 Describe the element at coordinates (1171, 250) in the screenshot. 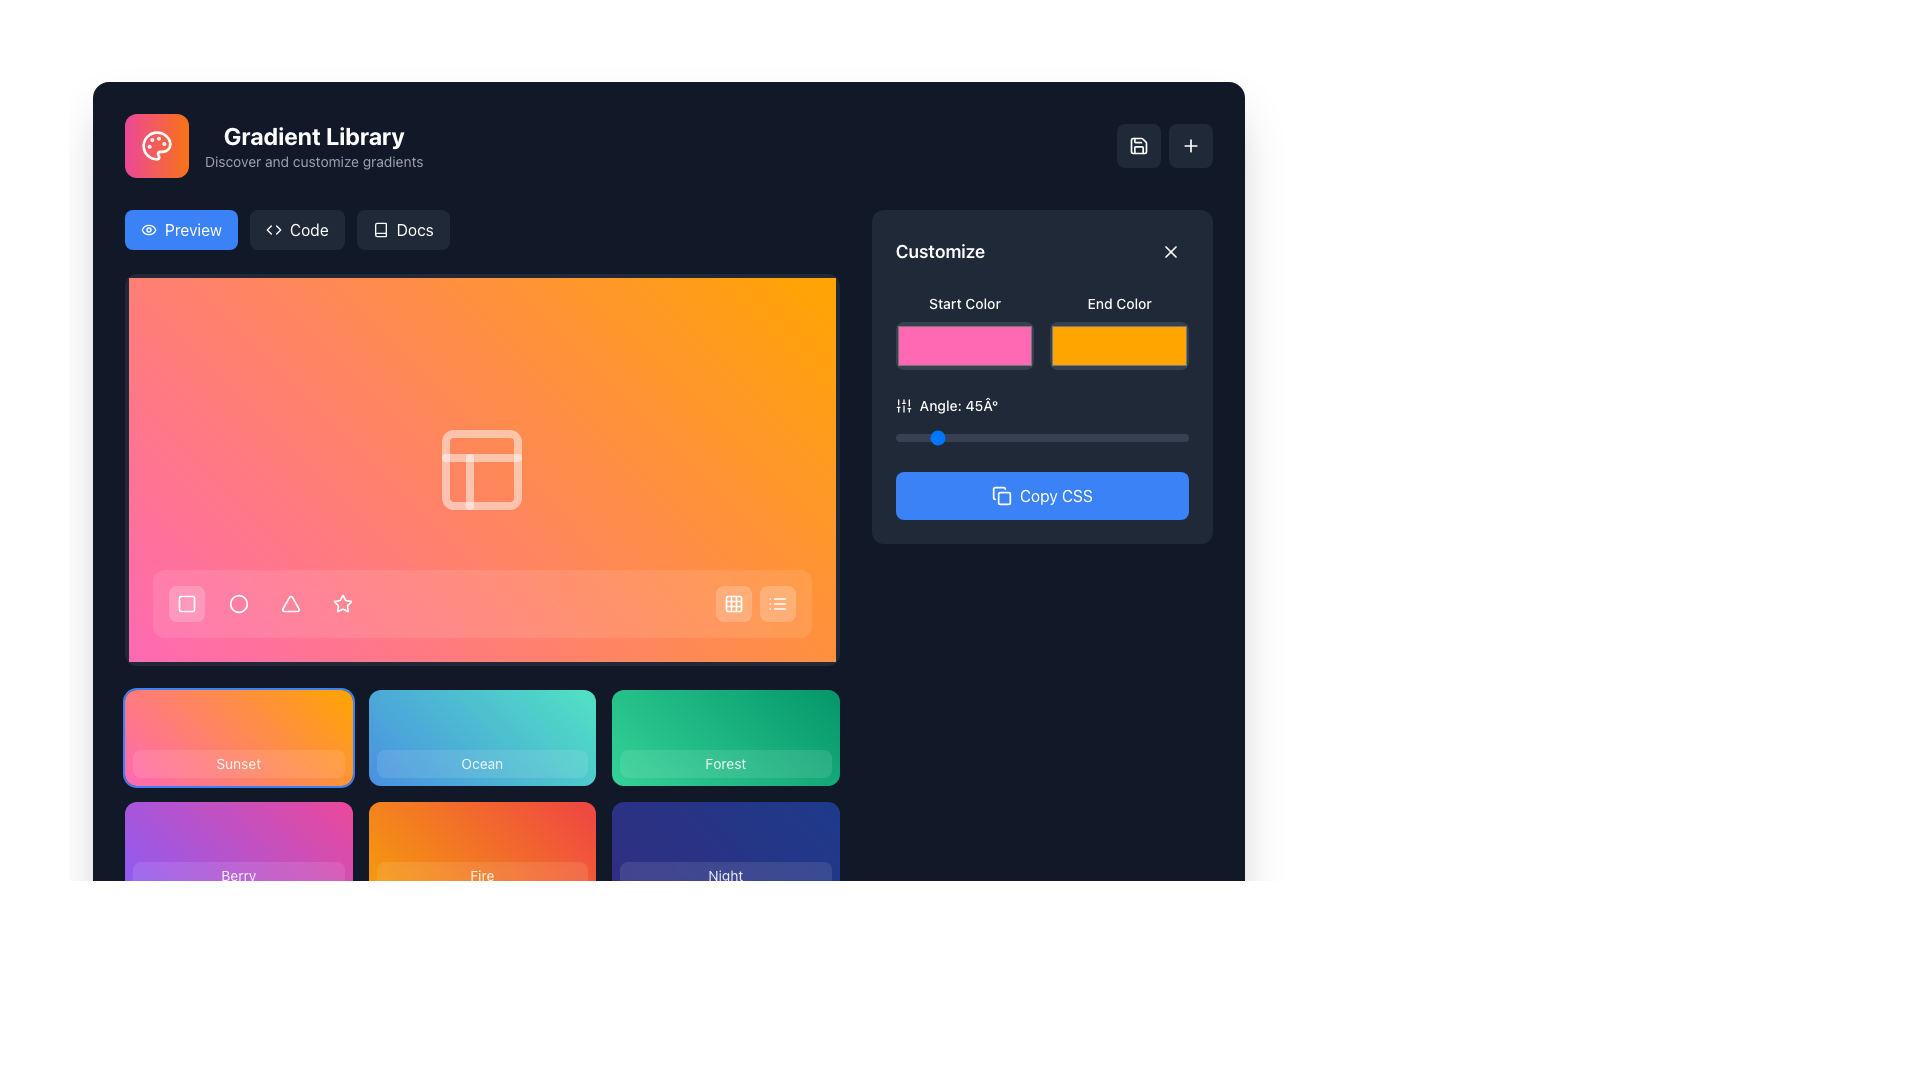

I see `the circular close button with an 'X' icon located at the top-right corner of the 'Customize' dialog box` at that location.